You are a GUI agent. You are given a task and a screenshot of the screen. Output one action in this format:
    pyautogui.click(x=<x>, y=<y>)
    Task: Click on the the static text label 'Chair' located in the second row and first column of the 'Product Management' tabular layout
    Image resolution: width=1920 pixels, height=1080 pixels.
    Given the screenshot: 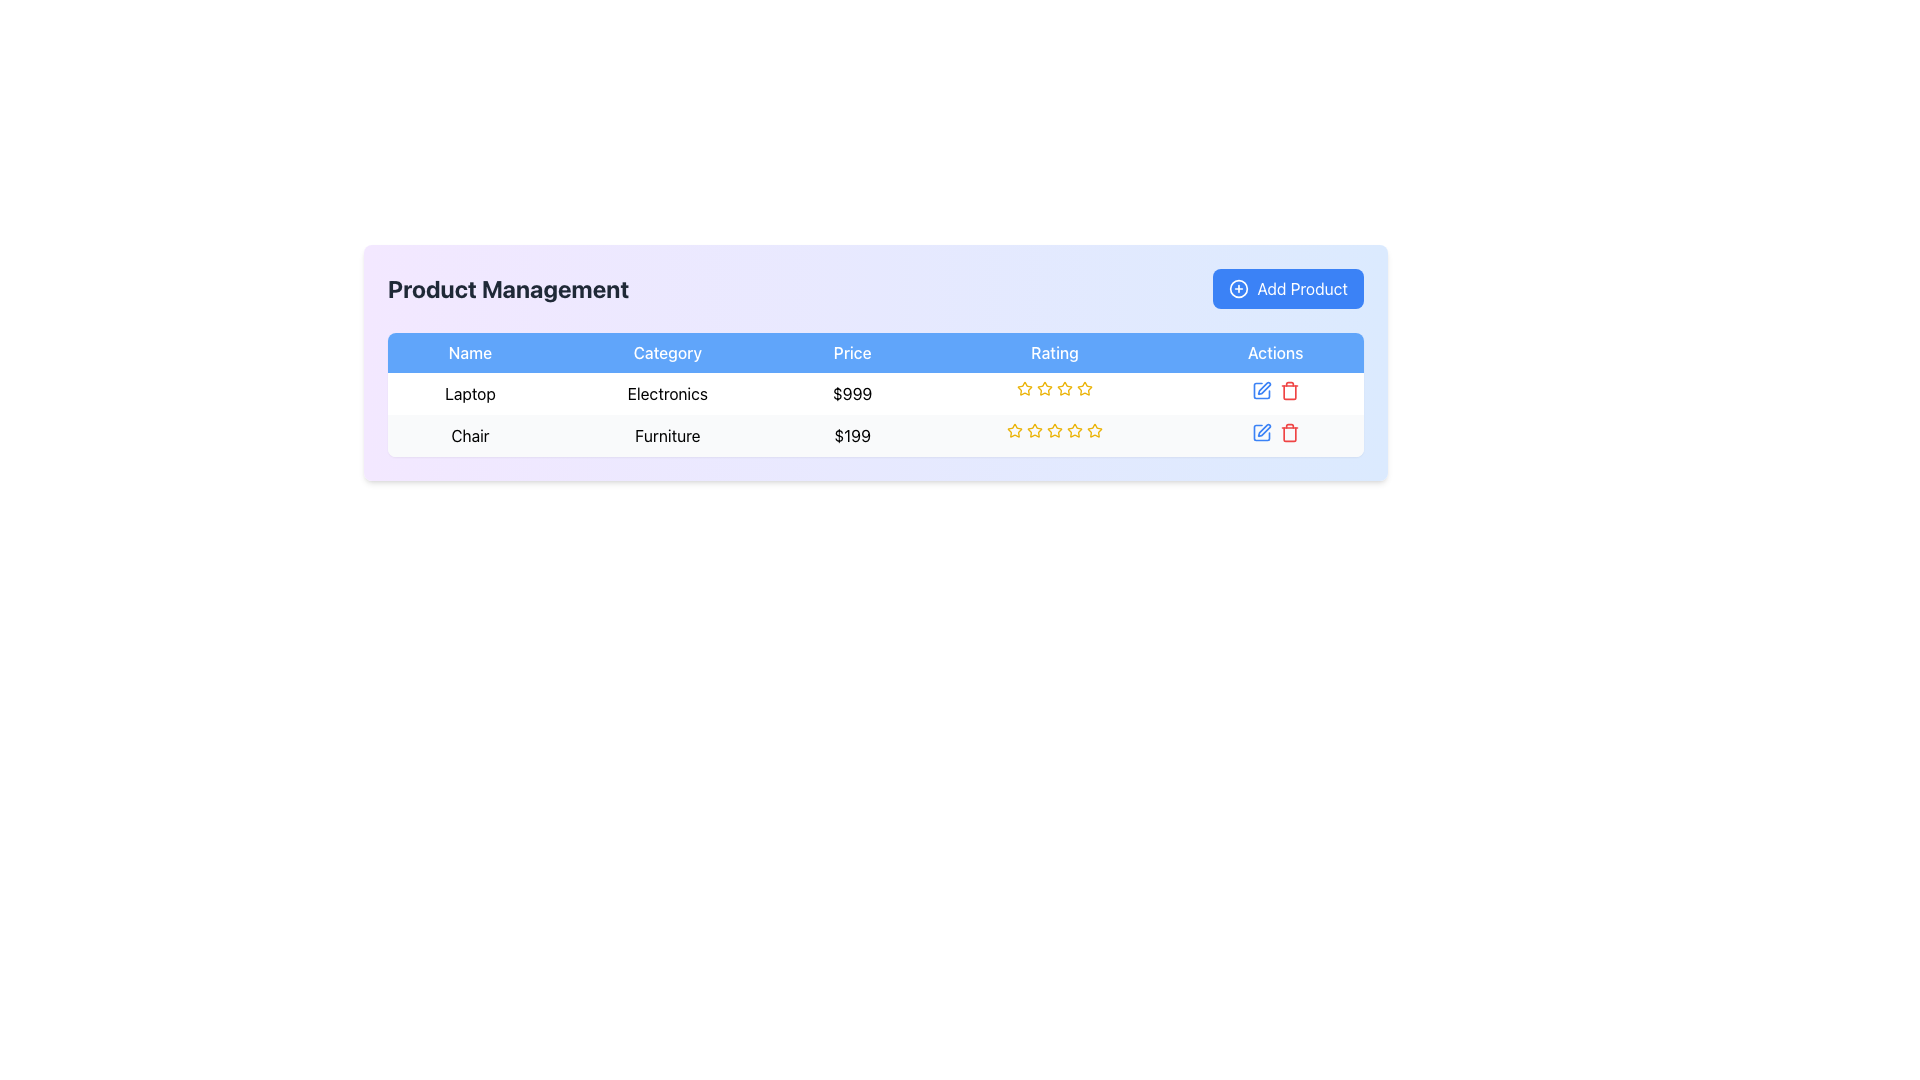 What is the action you would take?
    pyautogui.click(x=469, y=434)
    